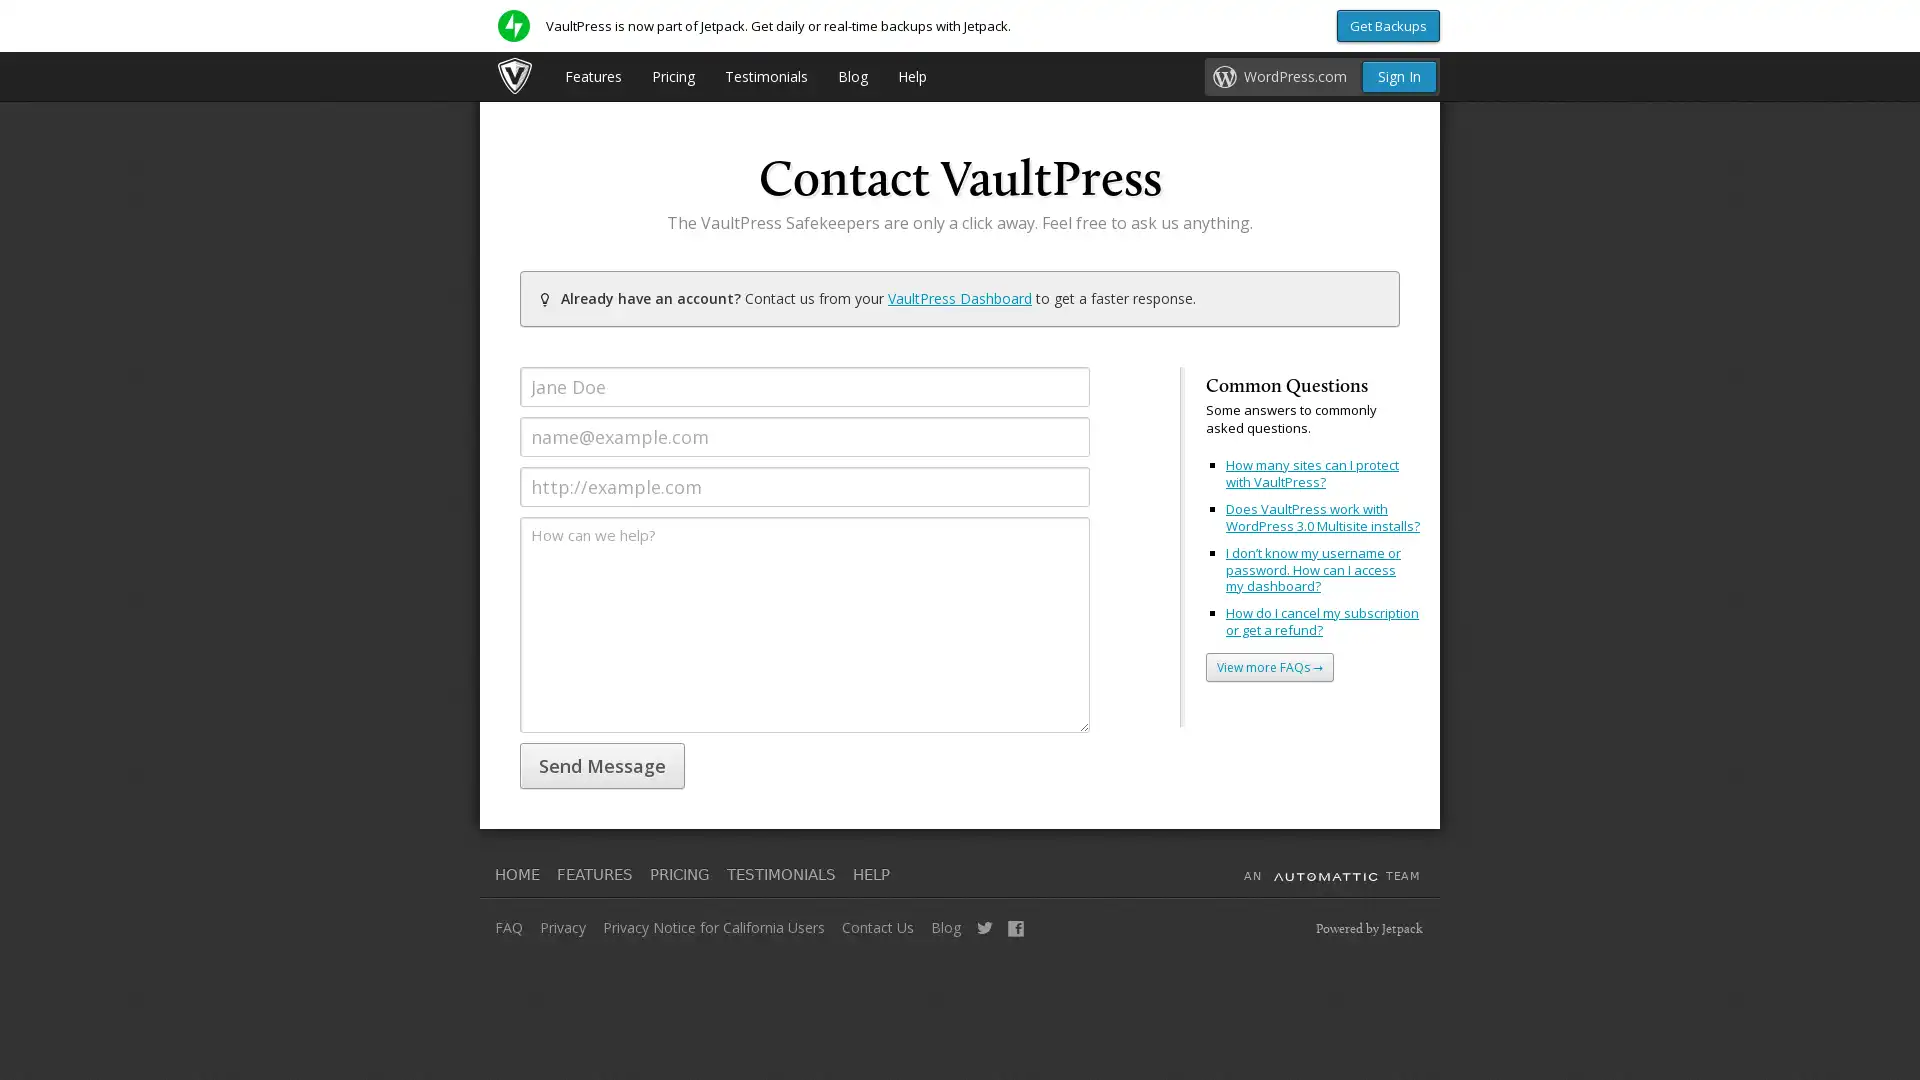  I want to click on Send Message, so click(601, 765).